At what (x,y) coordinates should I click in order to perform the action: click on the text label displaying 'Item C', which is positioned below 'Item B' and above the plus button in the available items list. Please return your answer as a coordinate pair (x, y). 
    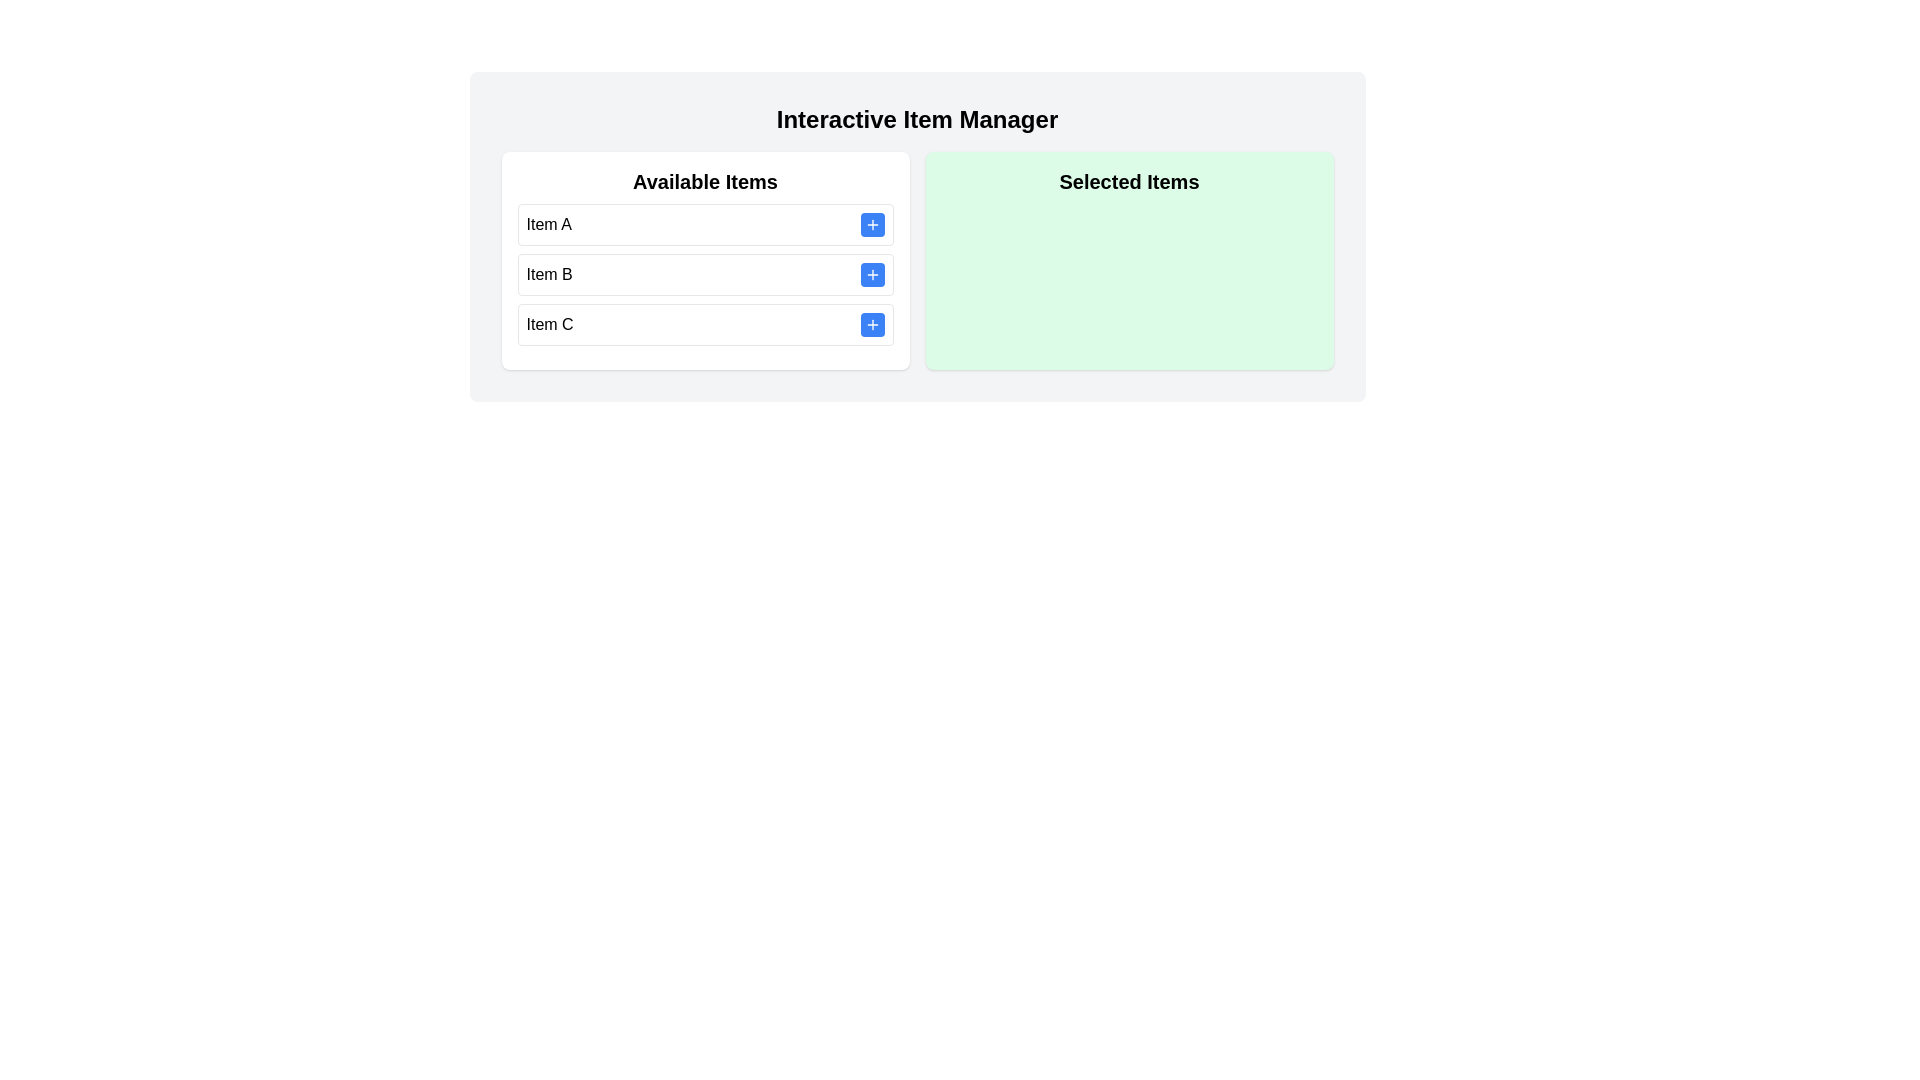
    Looking at the image, I should click on (550, 323).